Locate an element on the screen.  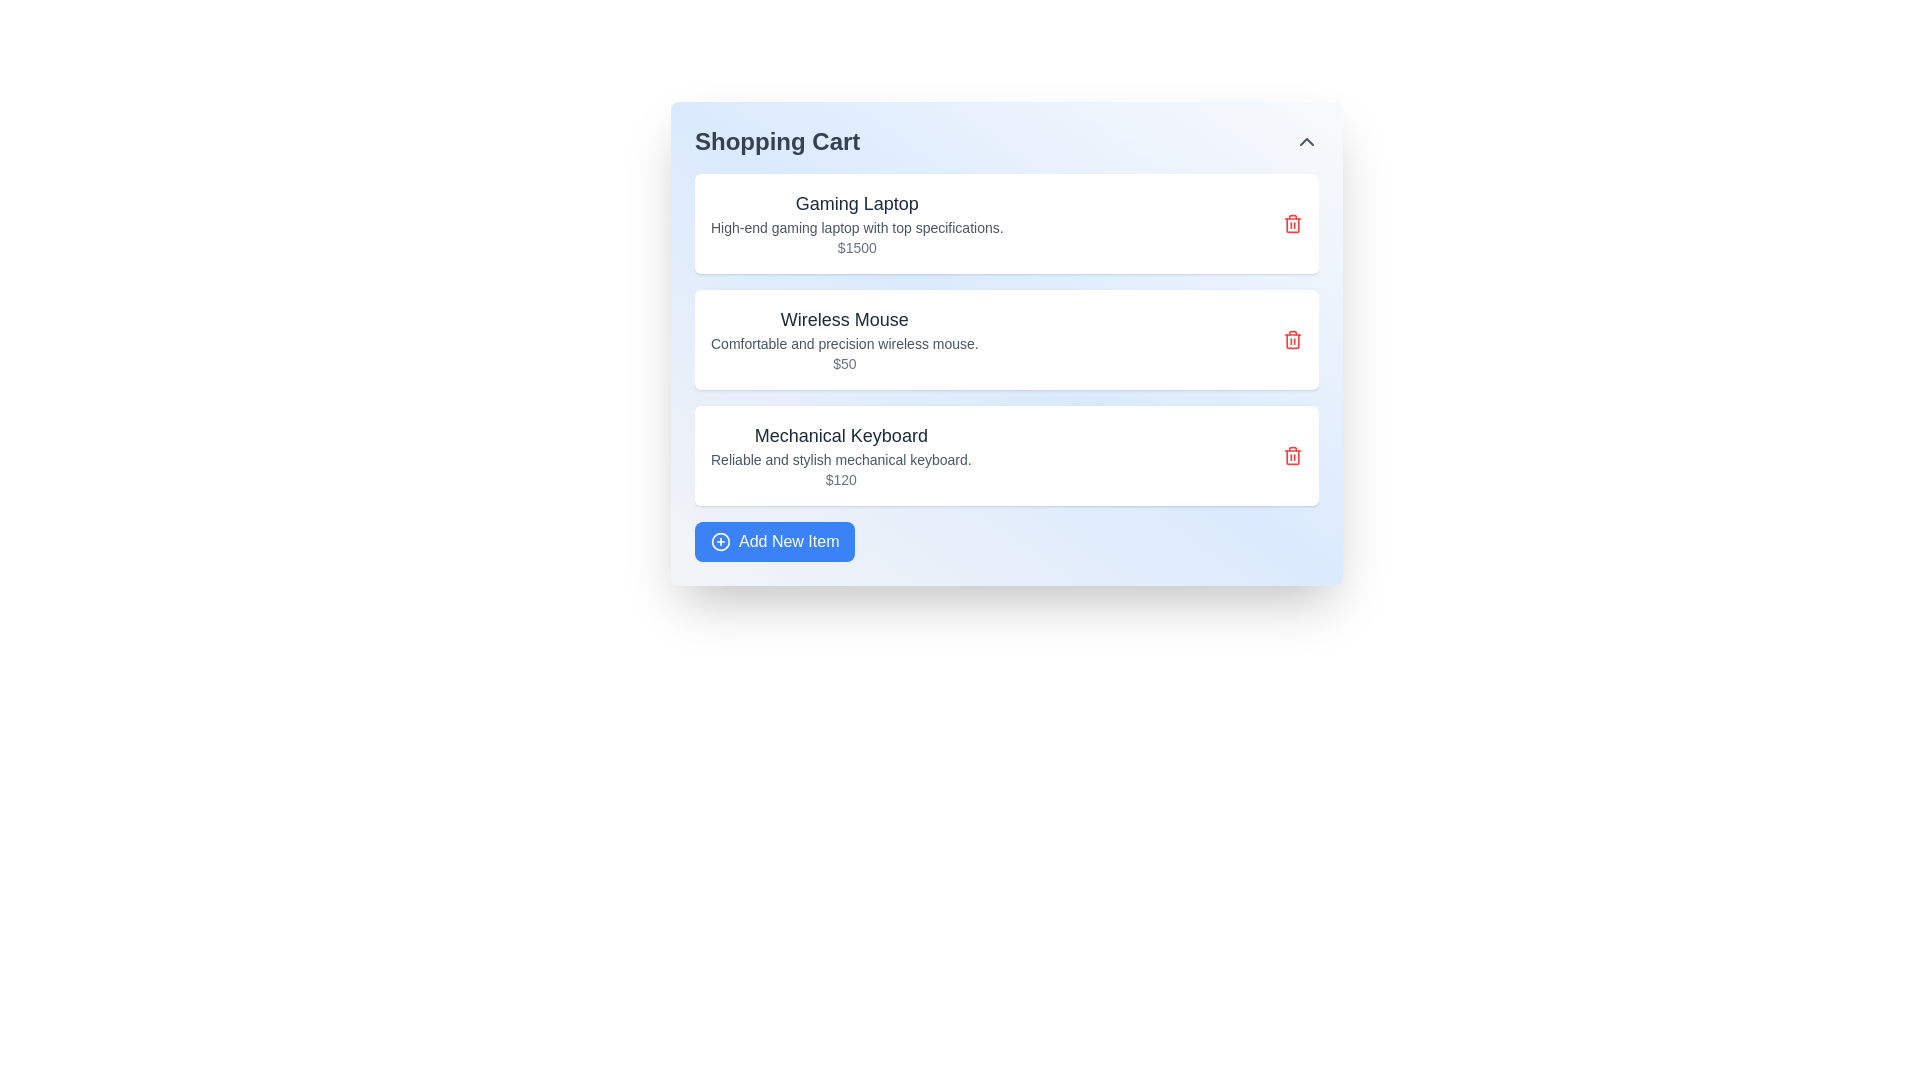
the delete icon button for the 'Wireless Mouse' item located is located at coordinates (1292, 338).